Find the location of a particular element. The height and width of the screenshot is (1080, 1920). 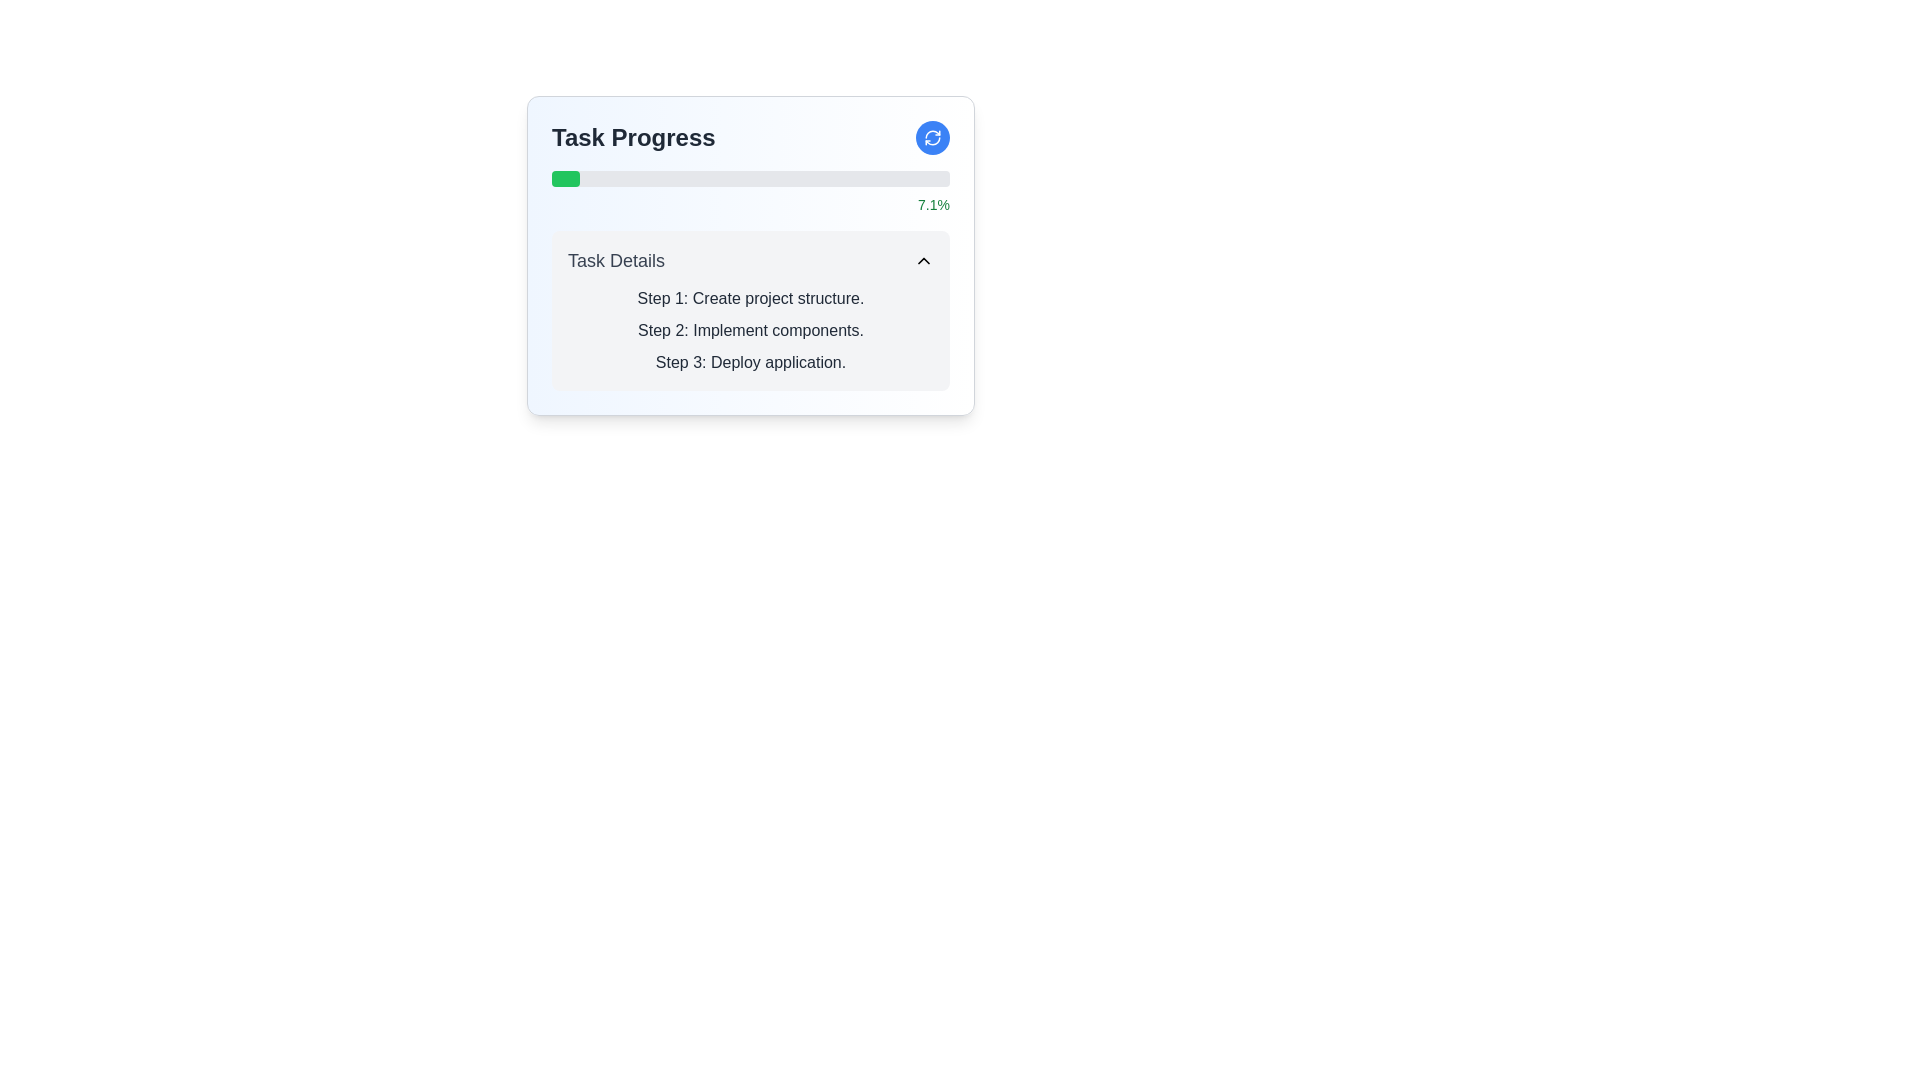

progress value displayed on the progress bar located within the 'Task Progress' section, which shows the current progress percentage next to the filled green portion of the bar is located at coordinates (749, 192).